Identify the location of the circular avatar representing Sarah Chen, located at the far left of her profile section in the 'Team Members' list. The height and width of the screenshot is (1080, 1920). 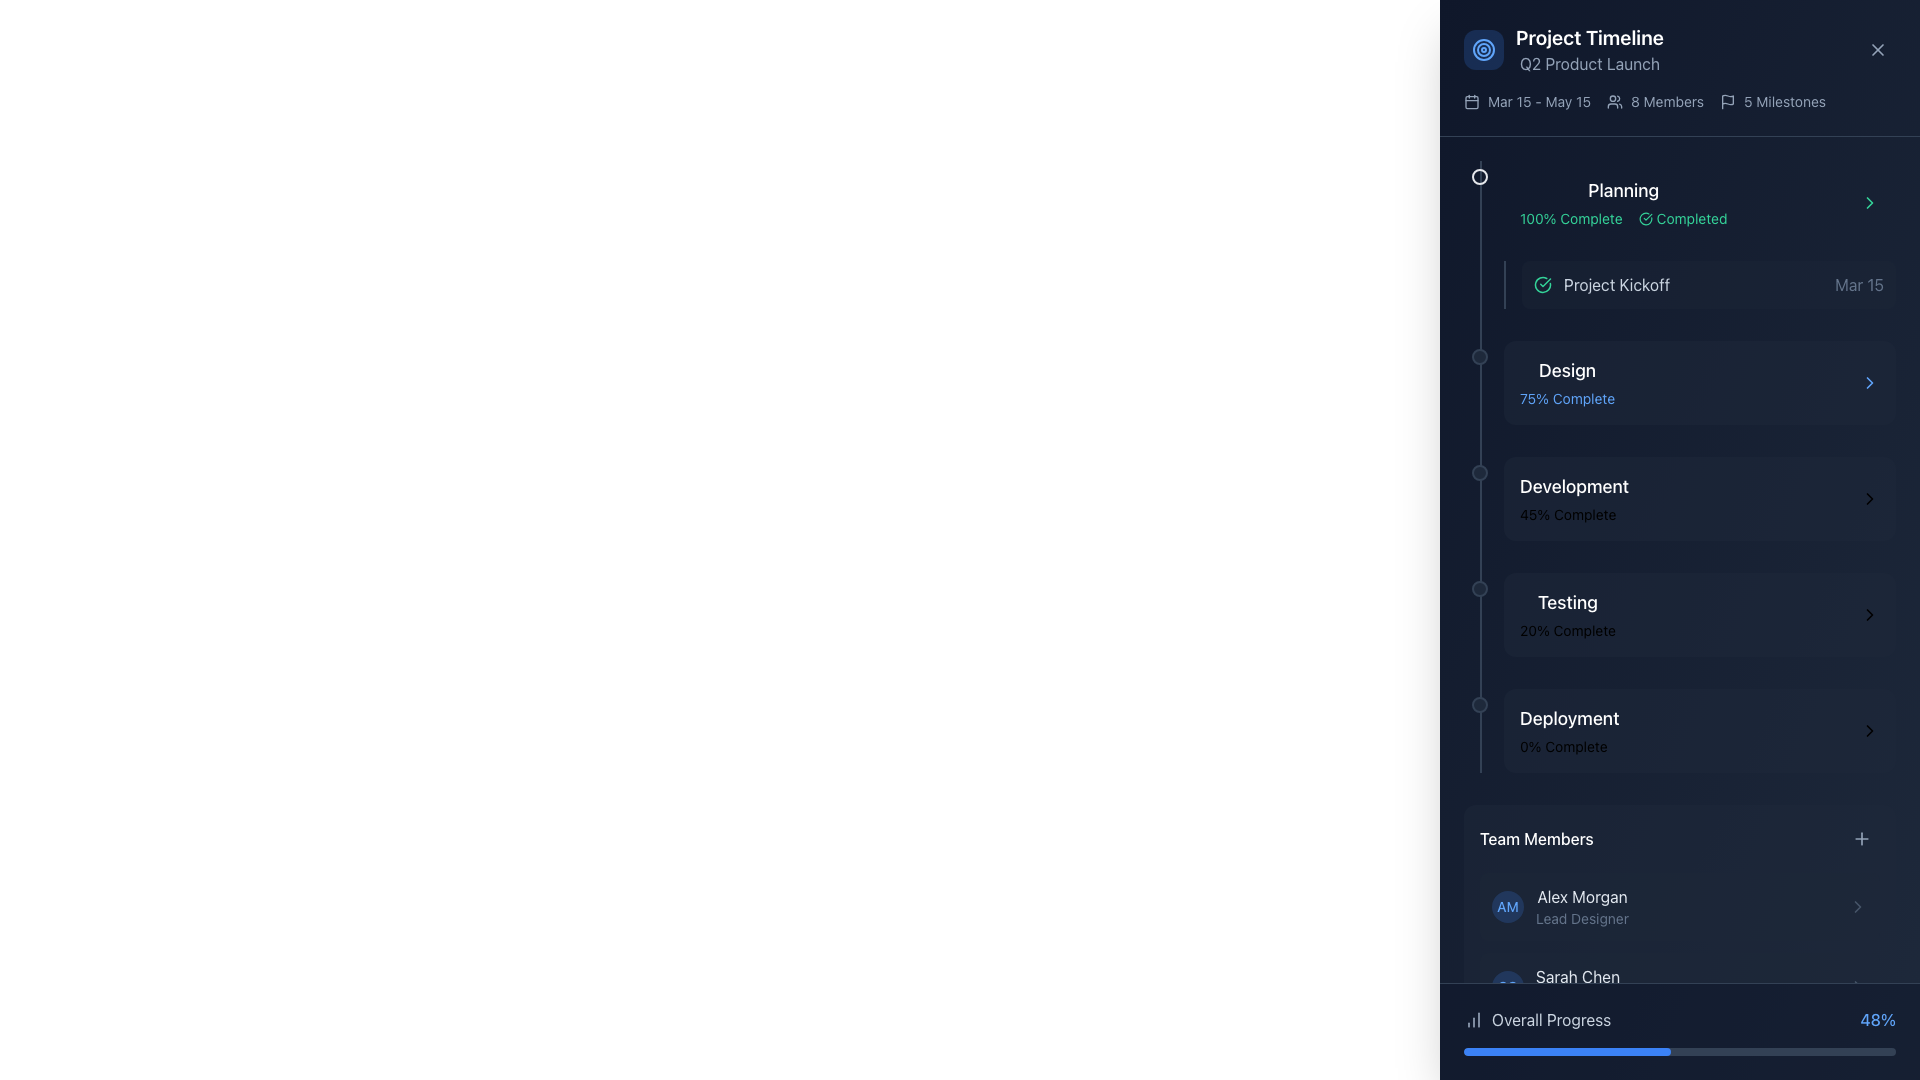
(1507, 986).